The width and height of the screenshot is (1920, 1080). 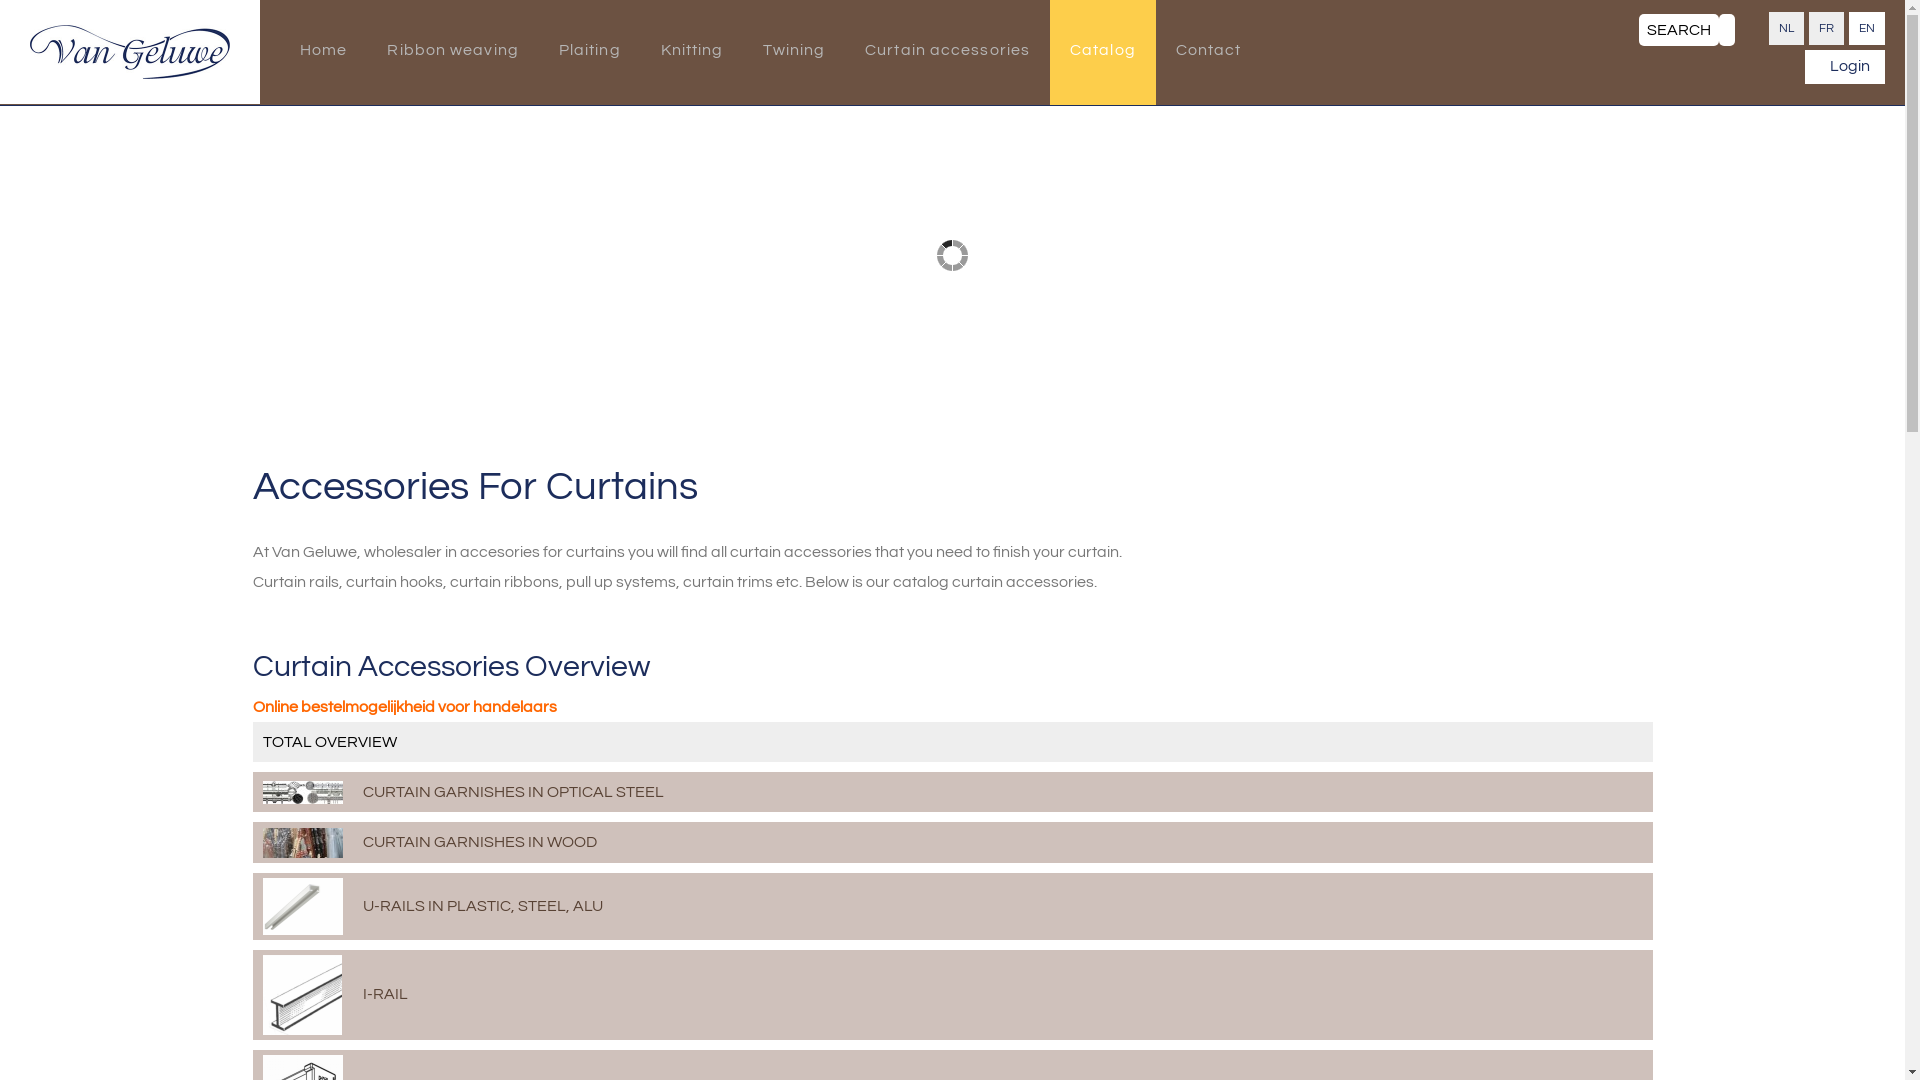 What do you see at coordinates (323, 51) in the screenshot?
I see `'Home'` at bounding box center [323, 51].